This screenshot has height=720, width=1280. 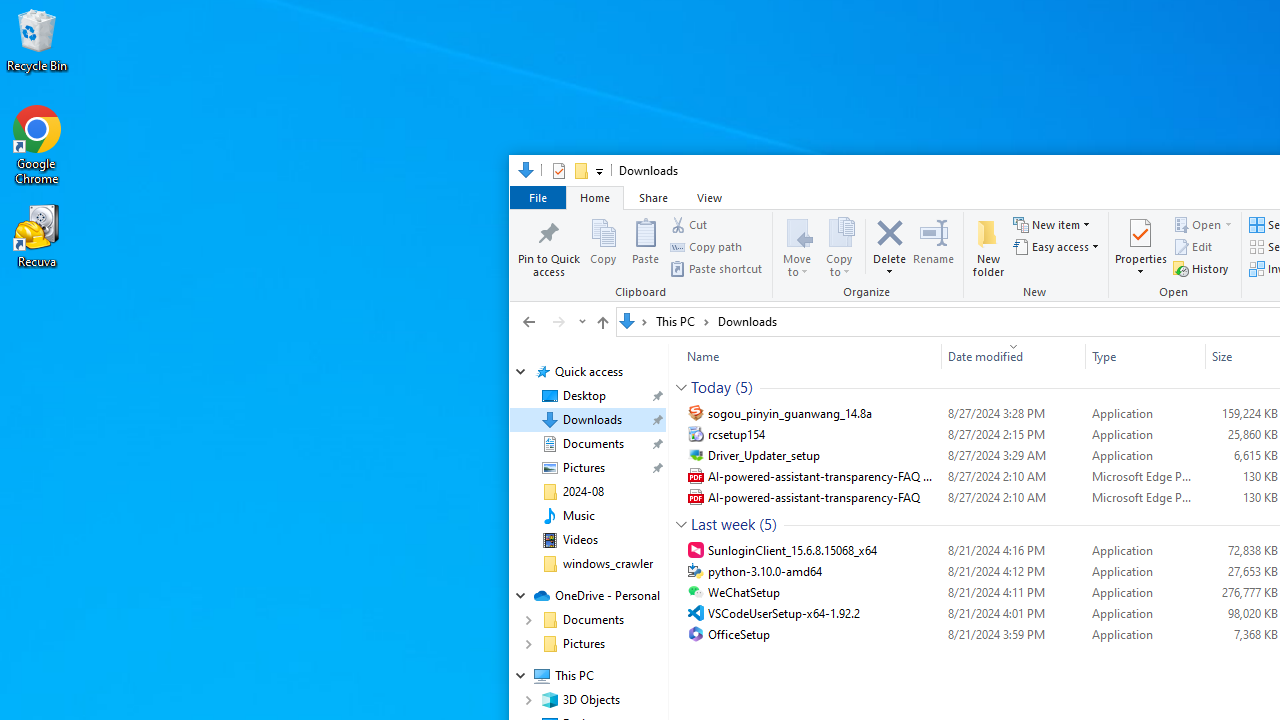 What do you see at coordinates (587, 371) in the screenshot?
I see `'Quick access'` at bounding box center [587, 371].